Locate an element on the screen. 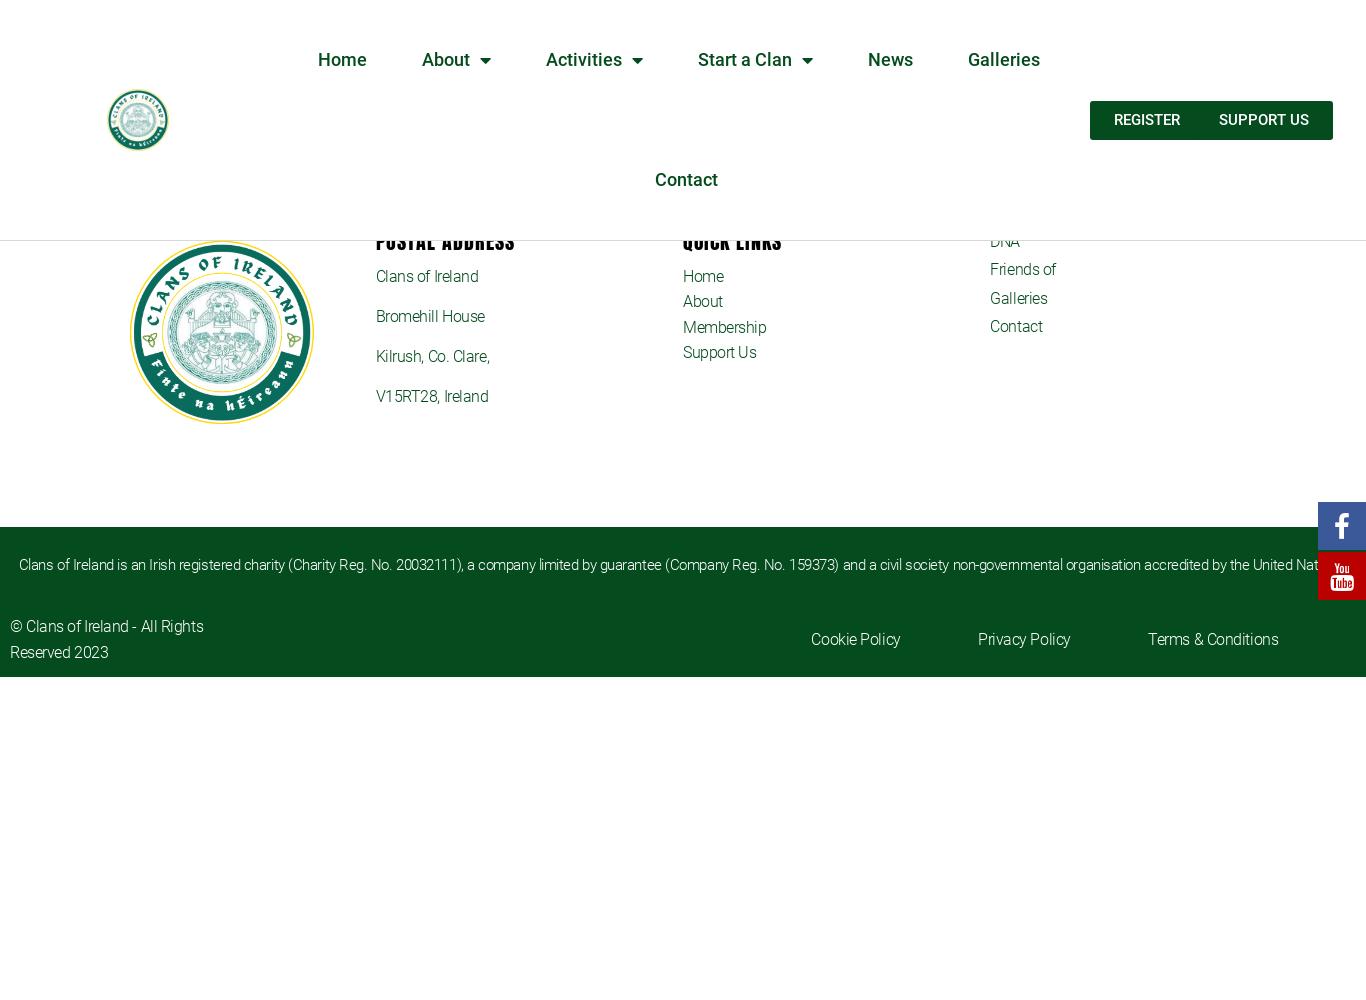  'Quick Links' is located at coordinates (731, 239).